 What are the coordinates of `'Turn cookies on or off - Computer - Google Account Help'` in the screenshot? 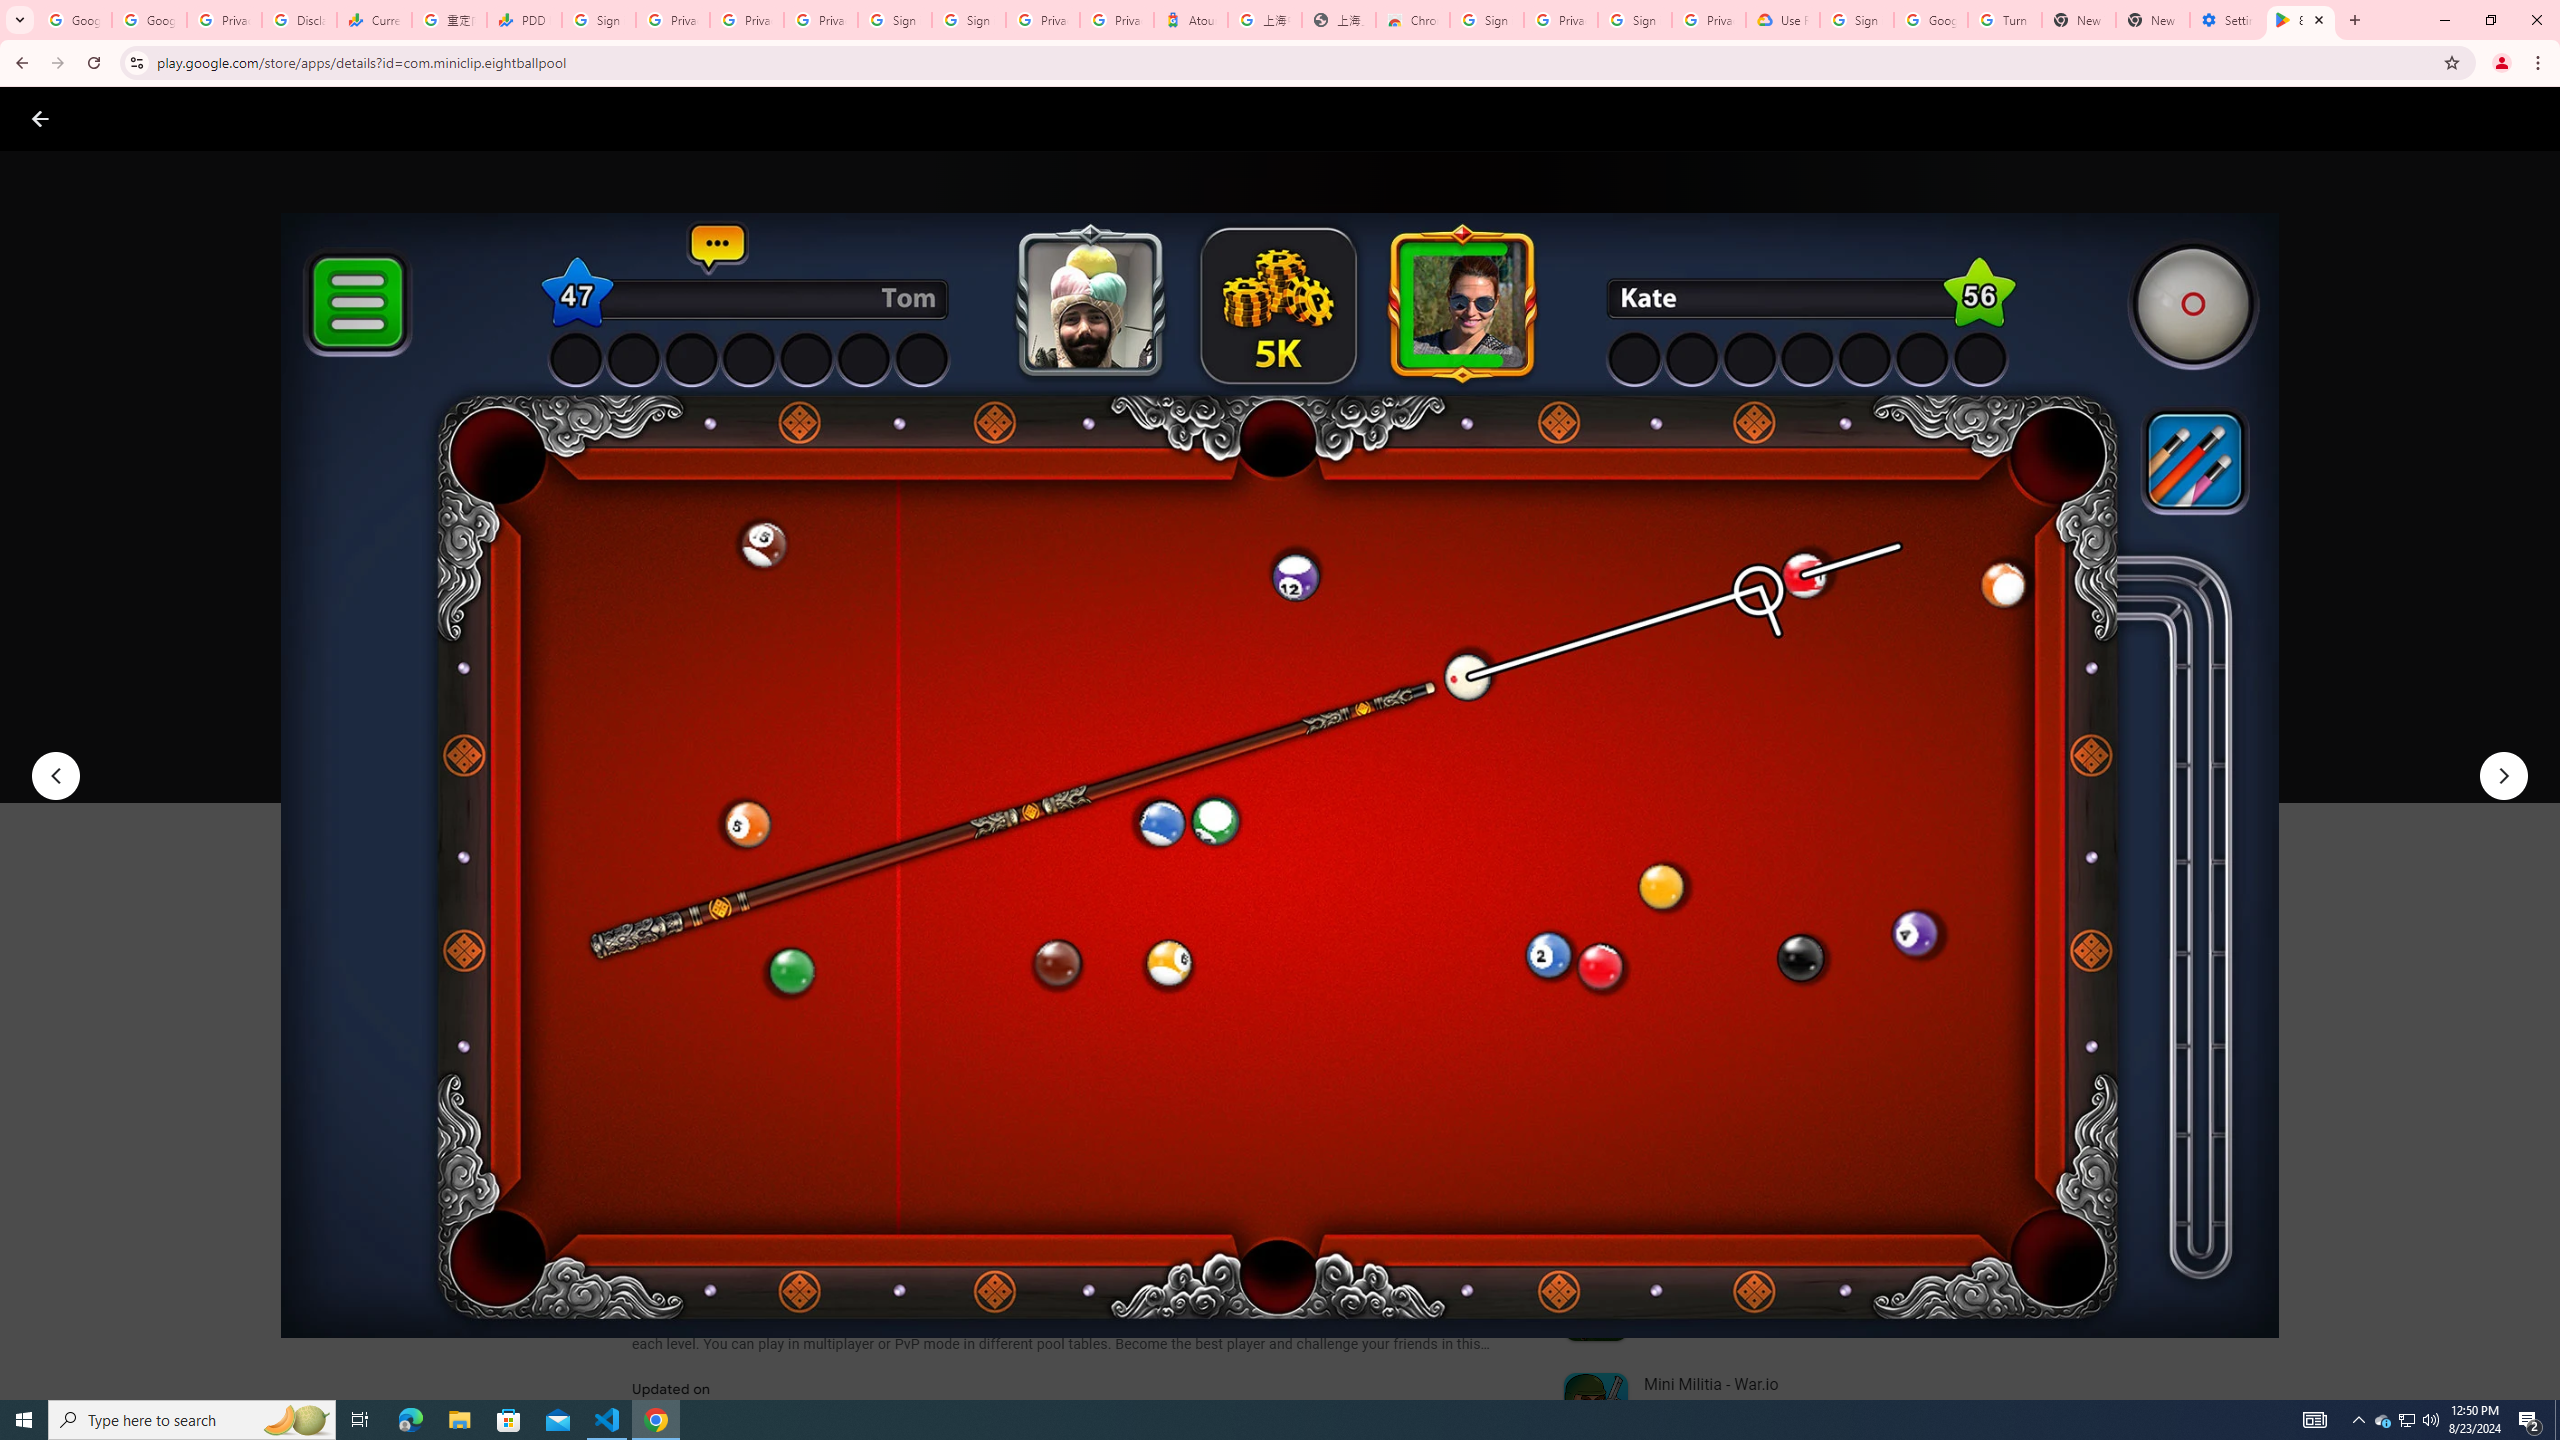 It's located at (2003, 19).